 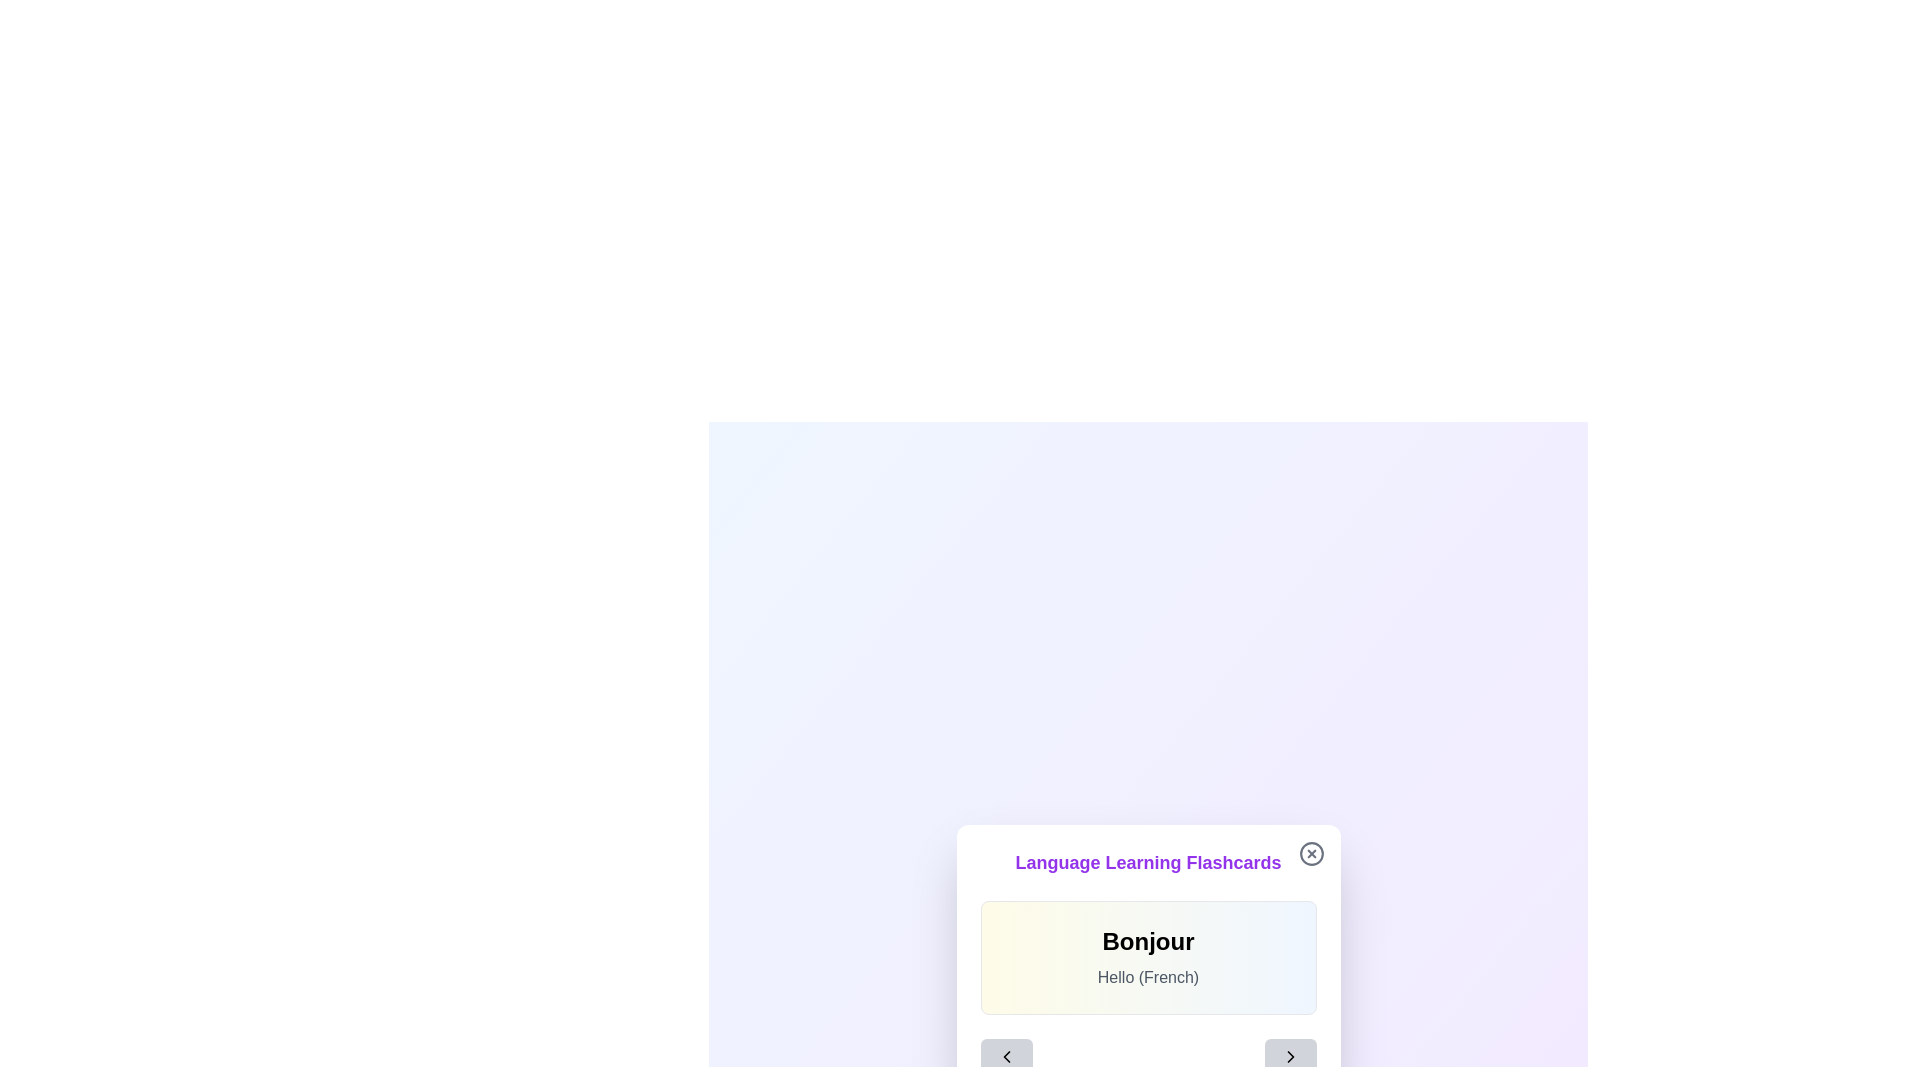 What do you see at coordinates (1006, 1055) in the screenshot?
I see `the left-pointing chevron arrow icon button to highlight it for keyboard navigation` at bounding box center [1006, 1055].